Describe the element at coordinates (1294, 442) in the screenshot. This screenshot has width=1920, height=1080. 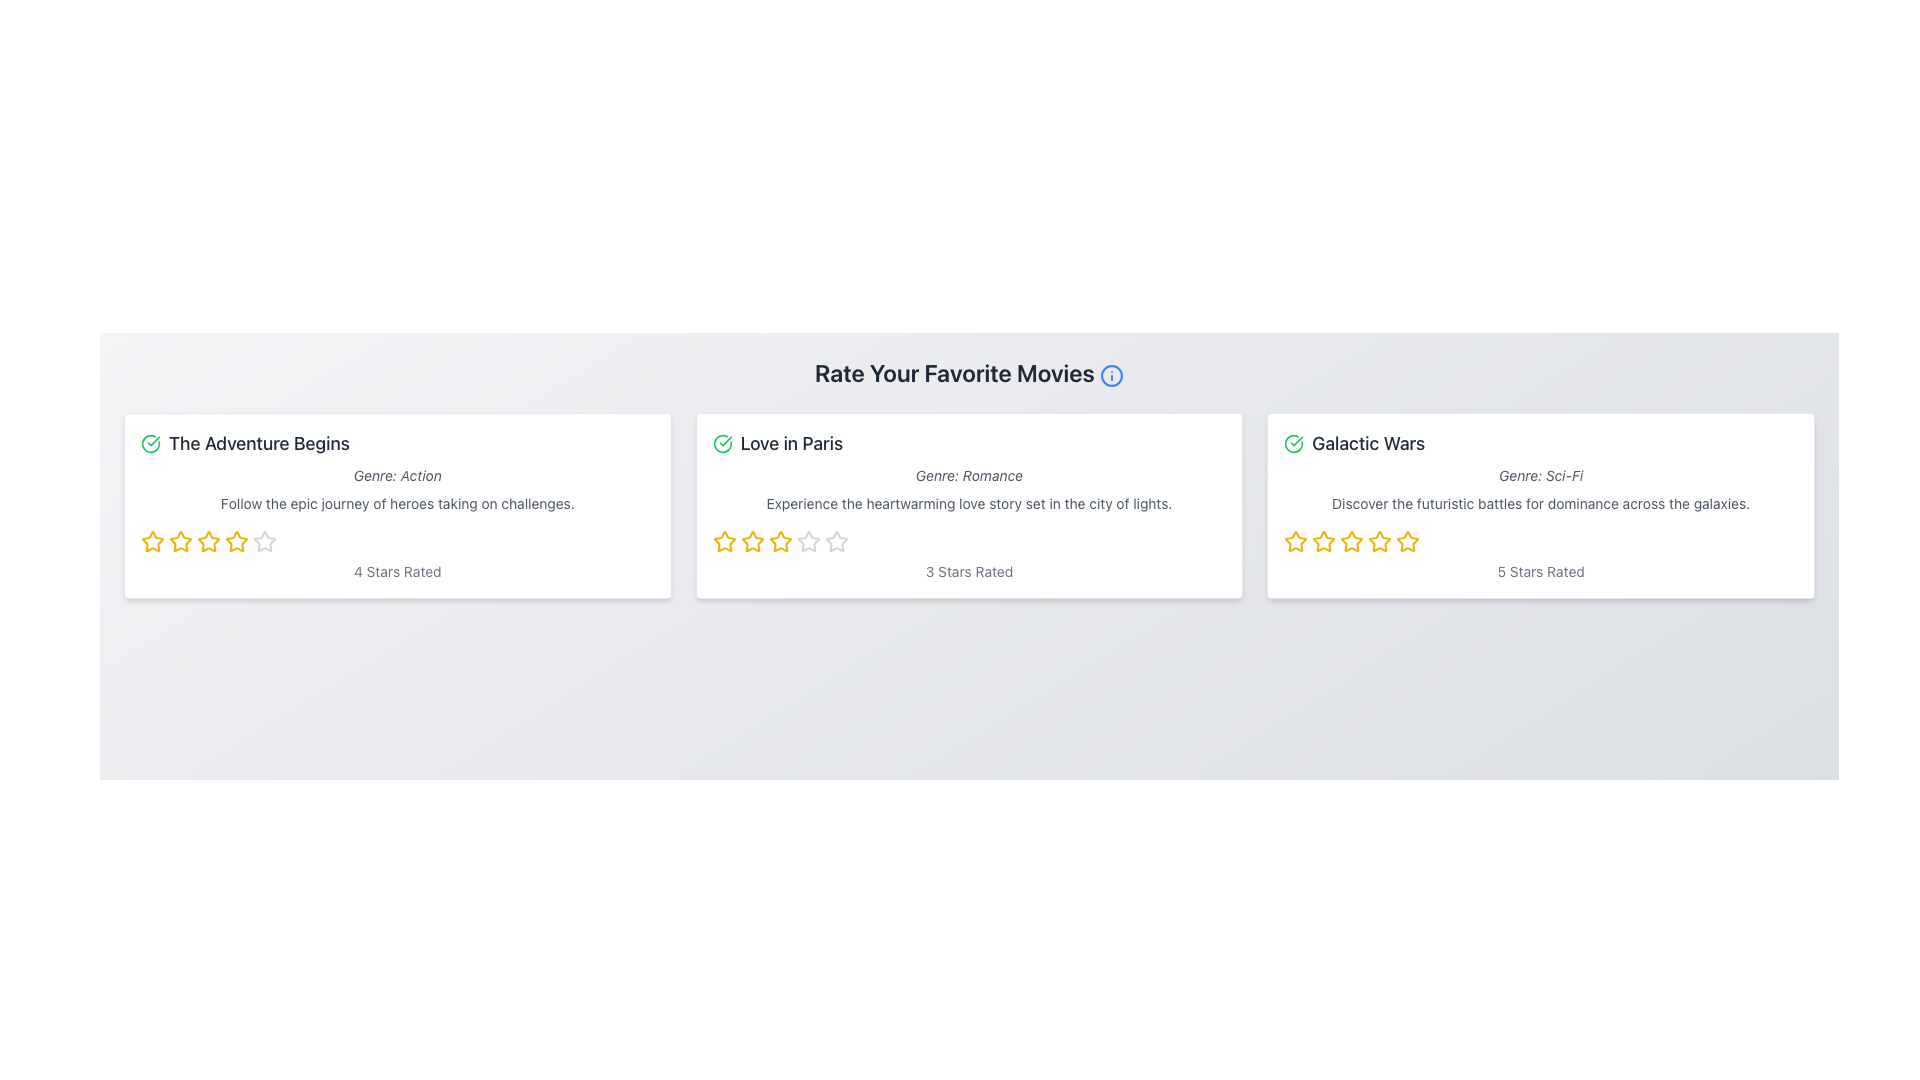
I see `the state of the approval icon located to the left of the 'Galactic Wars' text in the movie reviews section` at that location.